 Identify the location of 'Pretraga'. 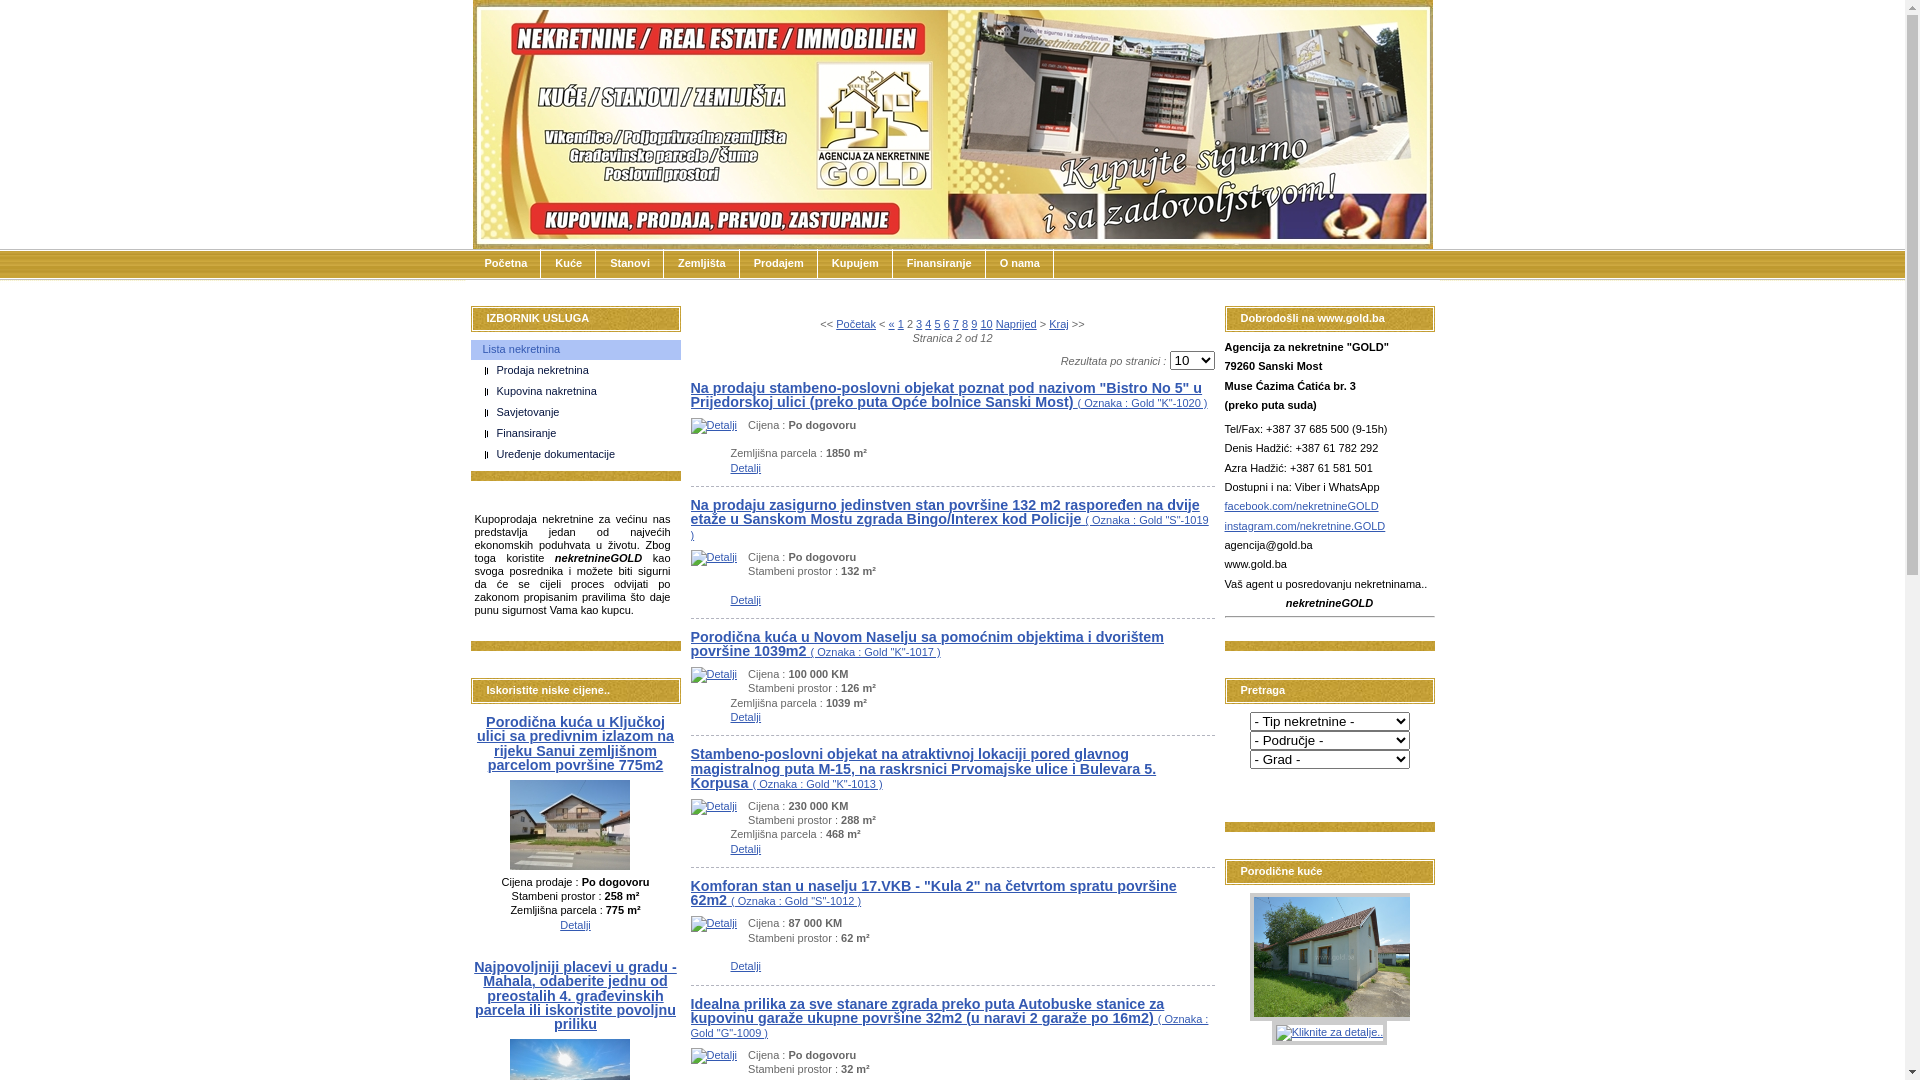
(1275, 788).